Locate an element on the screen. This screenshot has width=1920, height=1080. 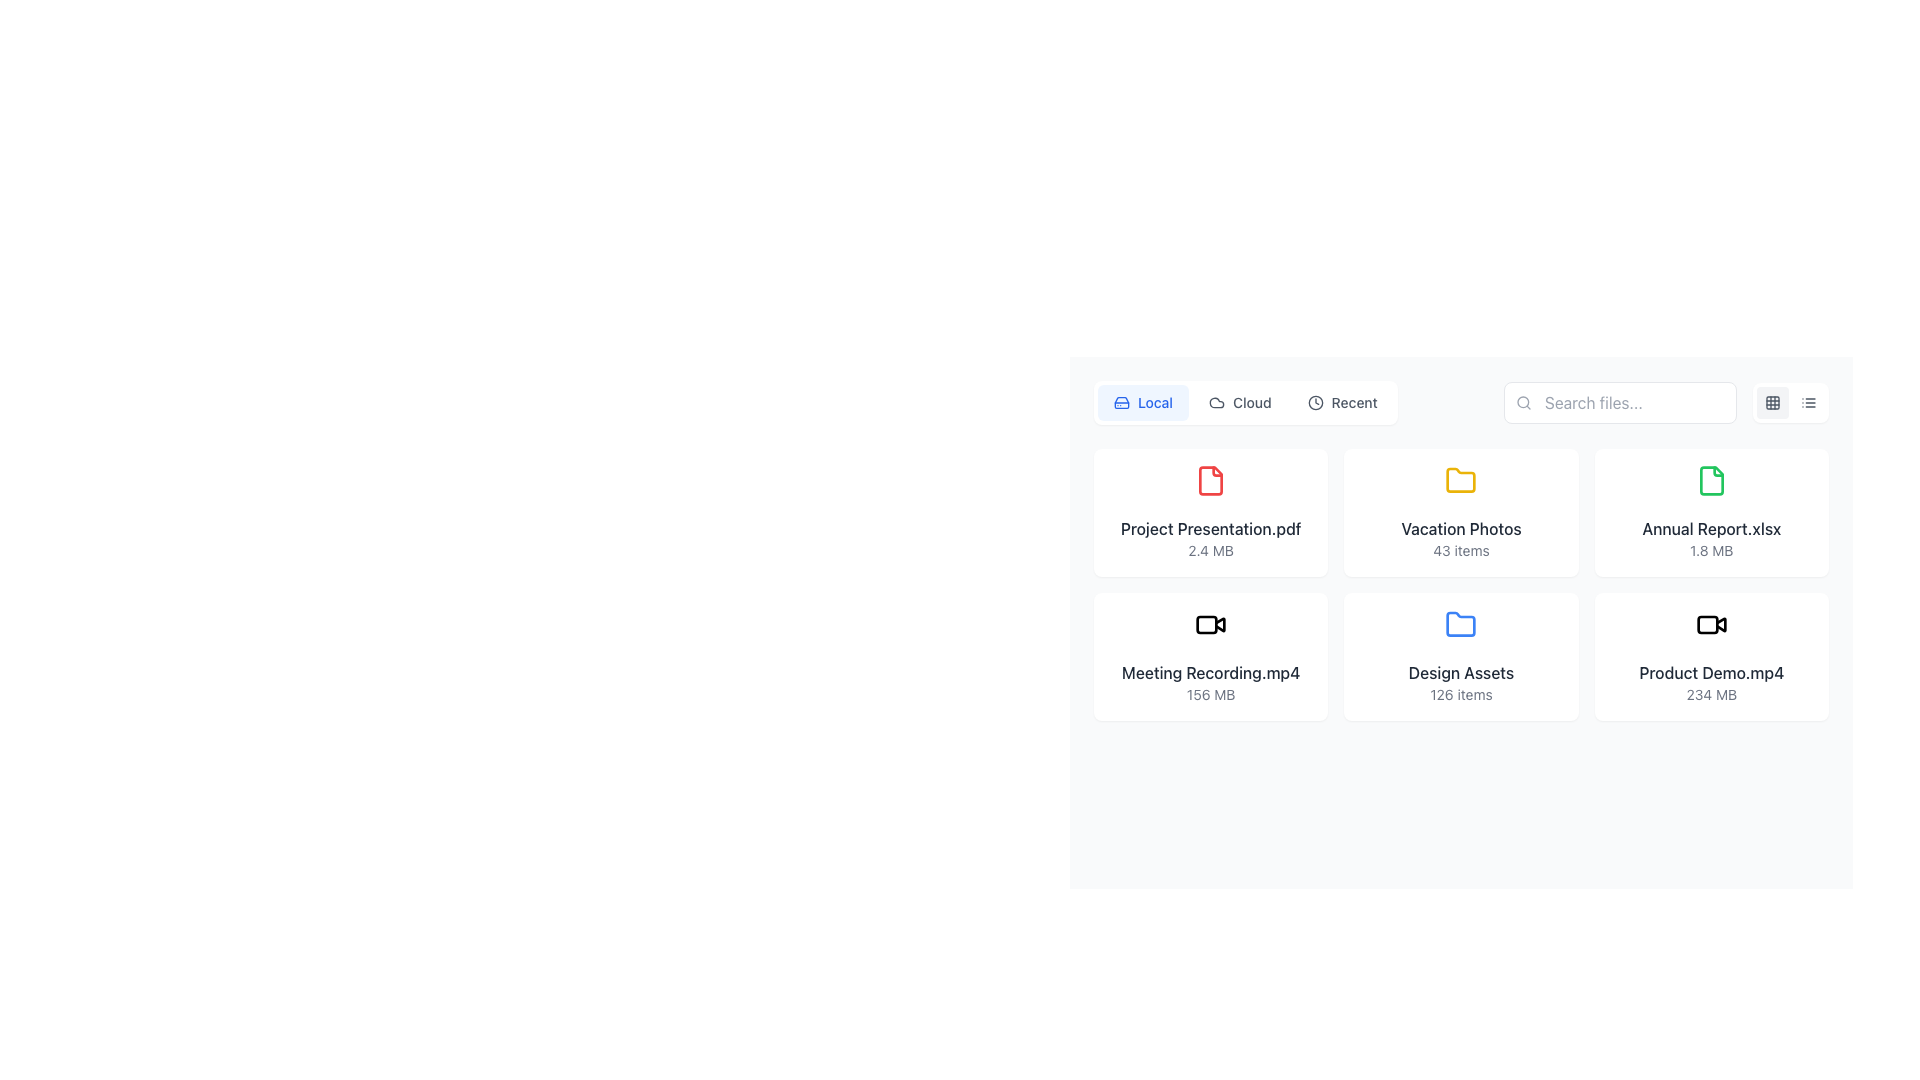
the 'Vacation Photos' text label, which is styled in medium-weight gray font and positioned centrally is located at coordinates (1461, 527).